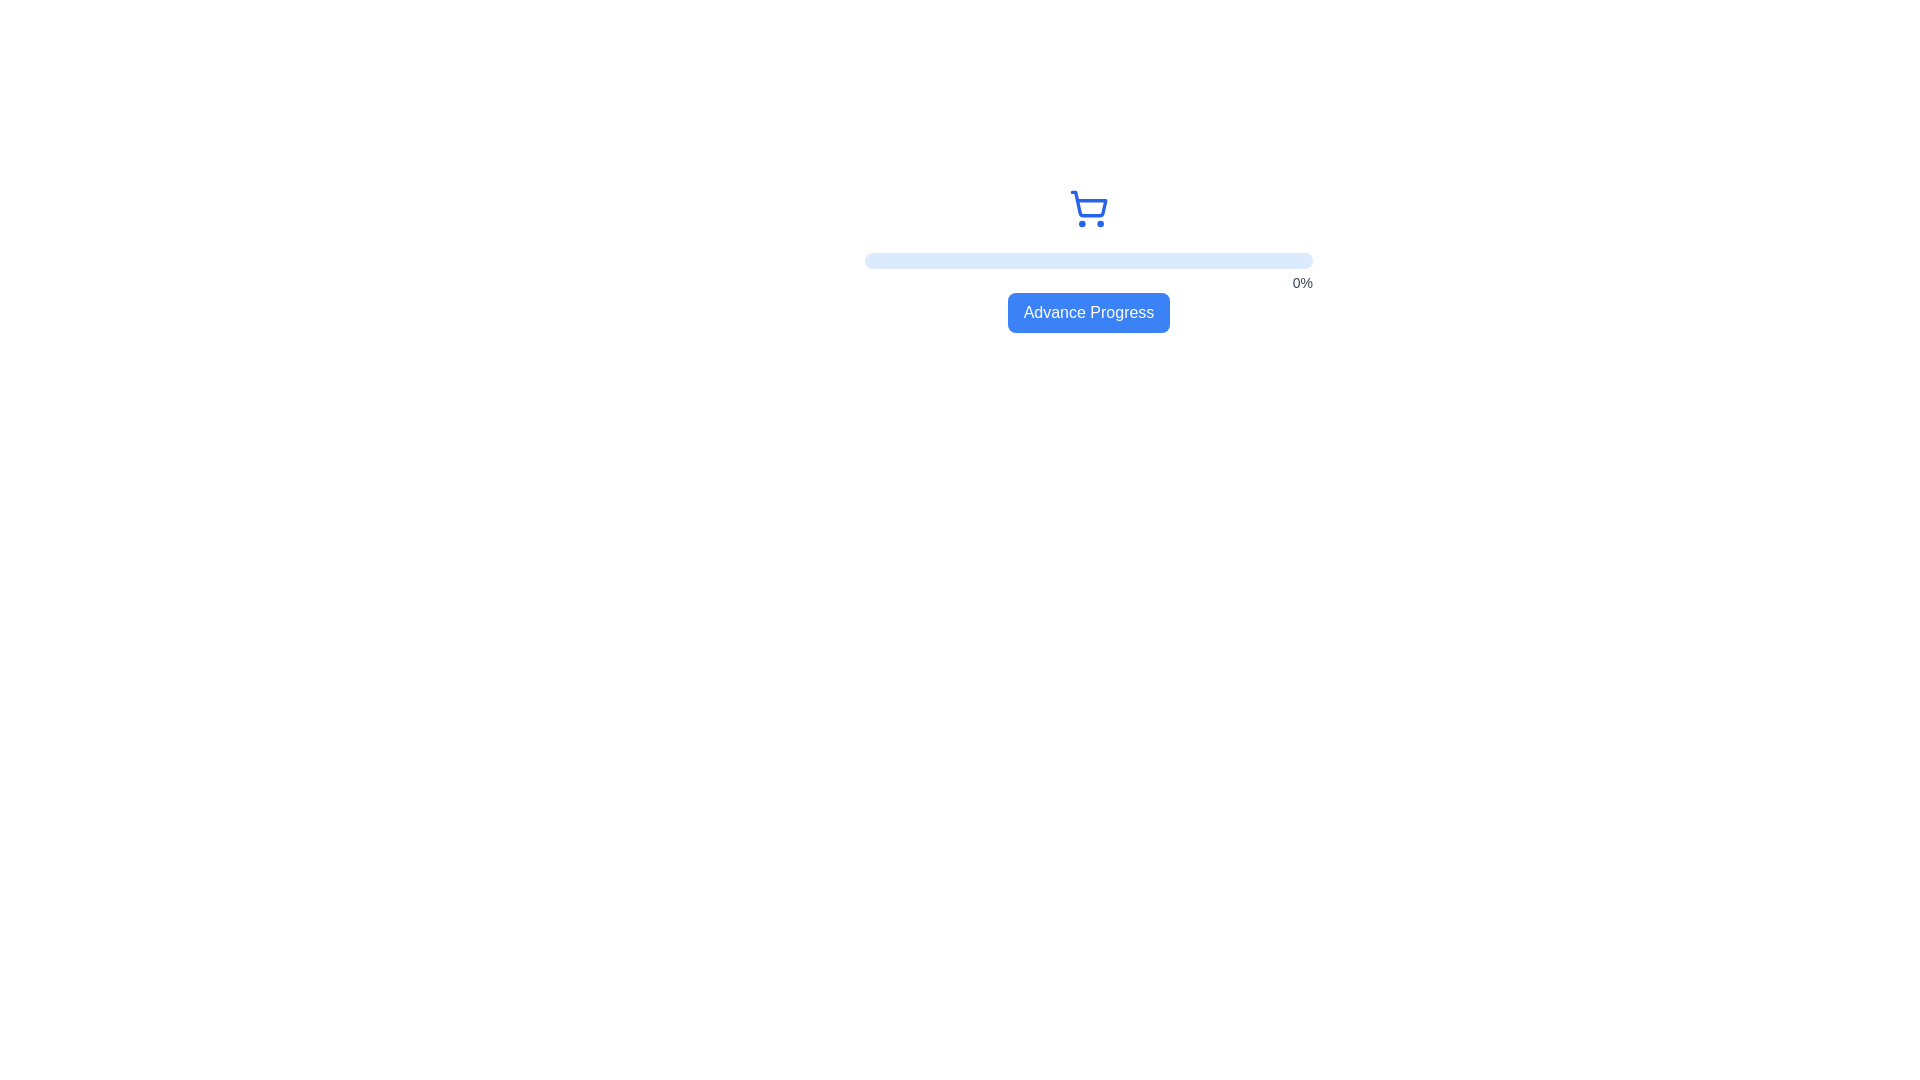  Describe the element at coordinates (1088, 208) in the screenshot. I see `the shopping cart icon styled with blue color and round edges, located at the top center above the progress bar and the button labeled 'Advance Progress'` at that location.